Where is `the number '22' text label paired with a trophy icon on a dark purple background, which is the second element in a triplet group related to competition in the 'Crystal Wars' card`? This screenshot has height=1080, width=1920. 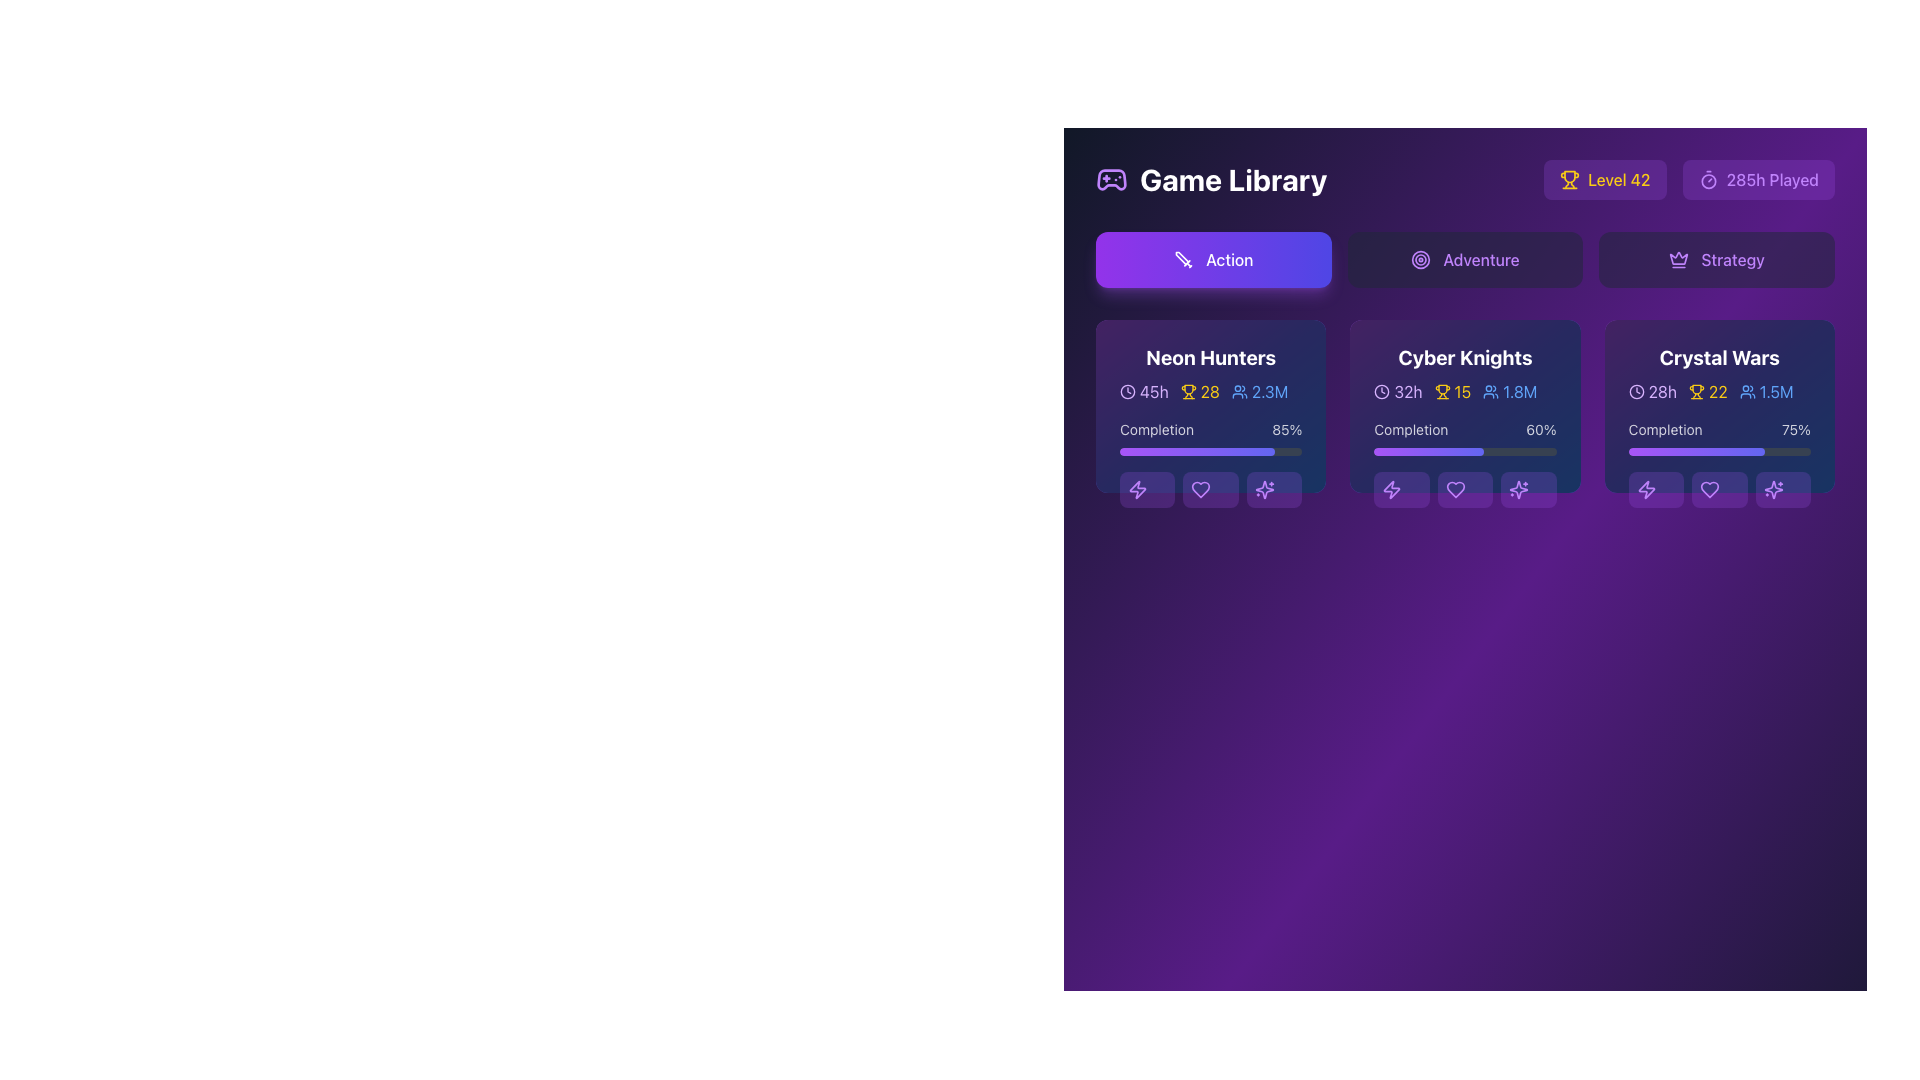
the number '22' text label paired with a trophy icon on a dark purple background, which is the second element in a triplet group related to competition in the 'Crystal Wars' card is located at coordinates (1707, 392).